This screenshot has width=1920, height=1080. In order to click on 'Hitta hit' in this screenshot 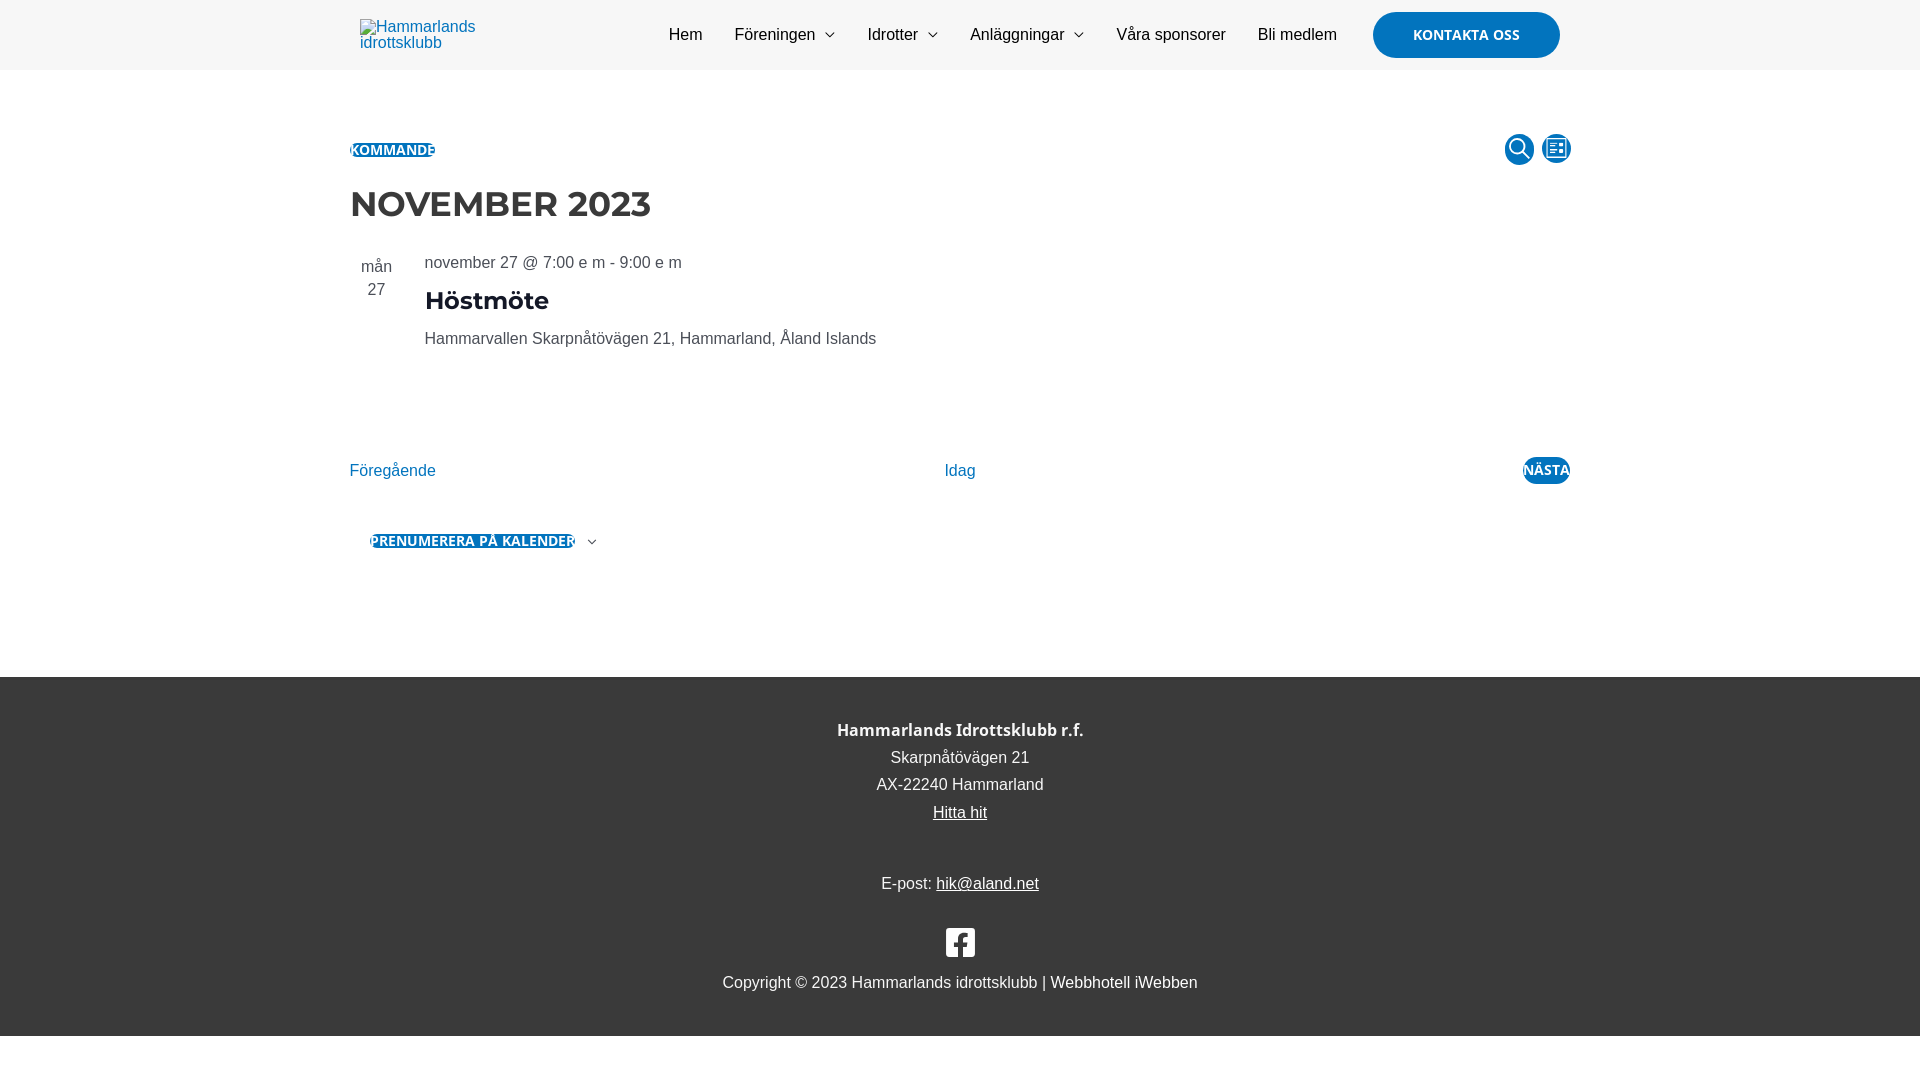, I will do `click(960, 812)`.